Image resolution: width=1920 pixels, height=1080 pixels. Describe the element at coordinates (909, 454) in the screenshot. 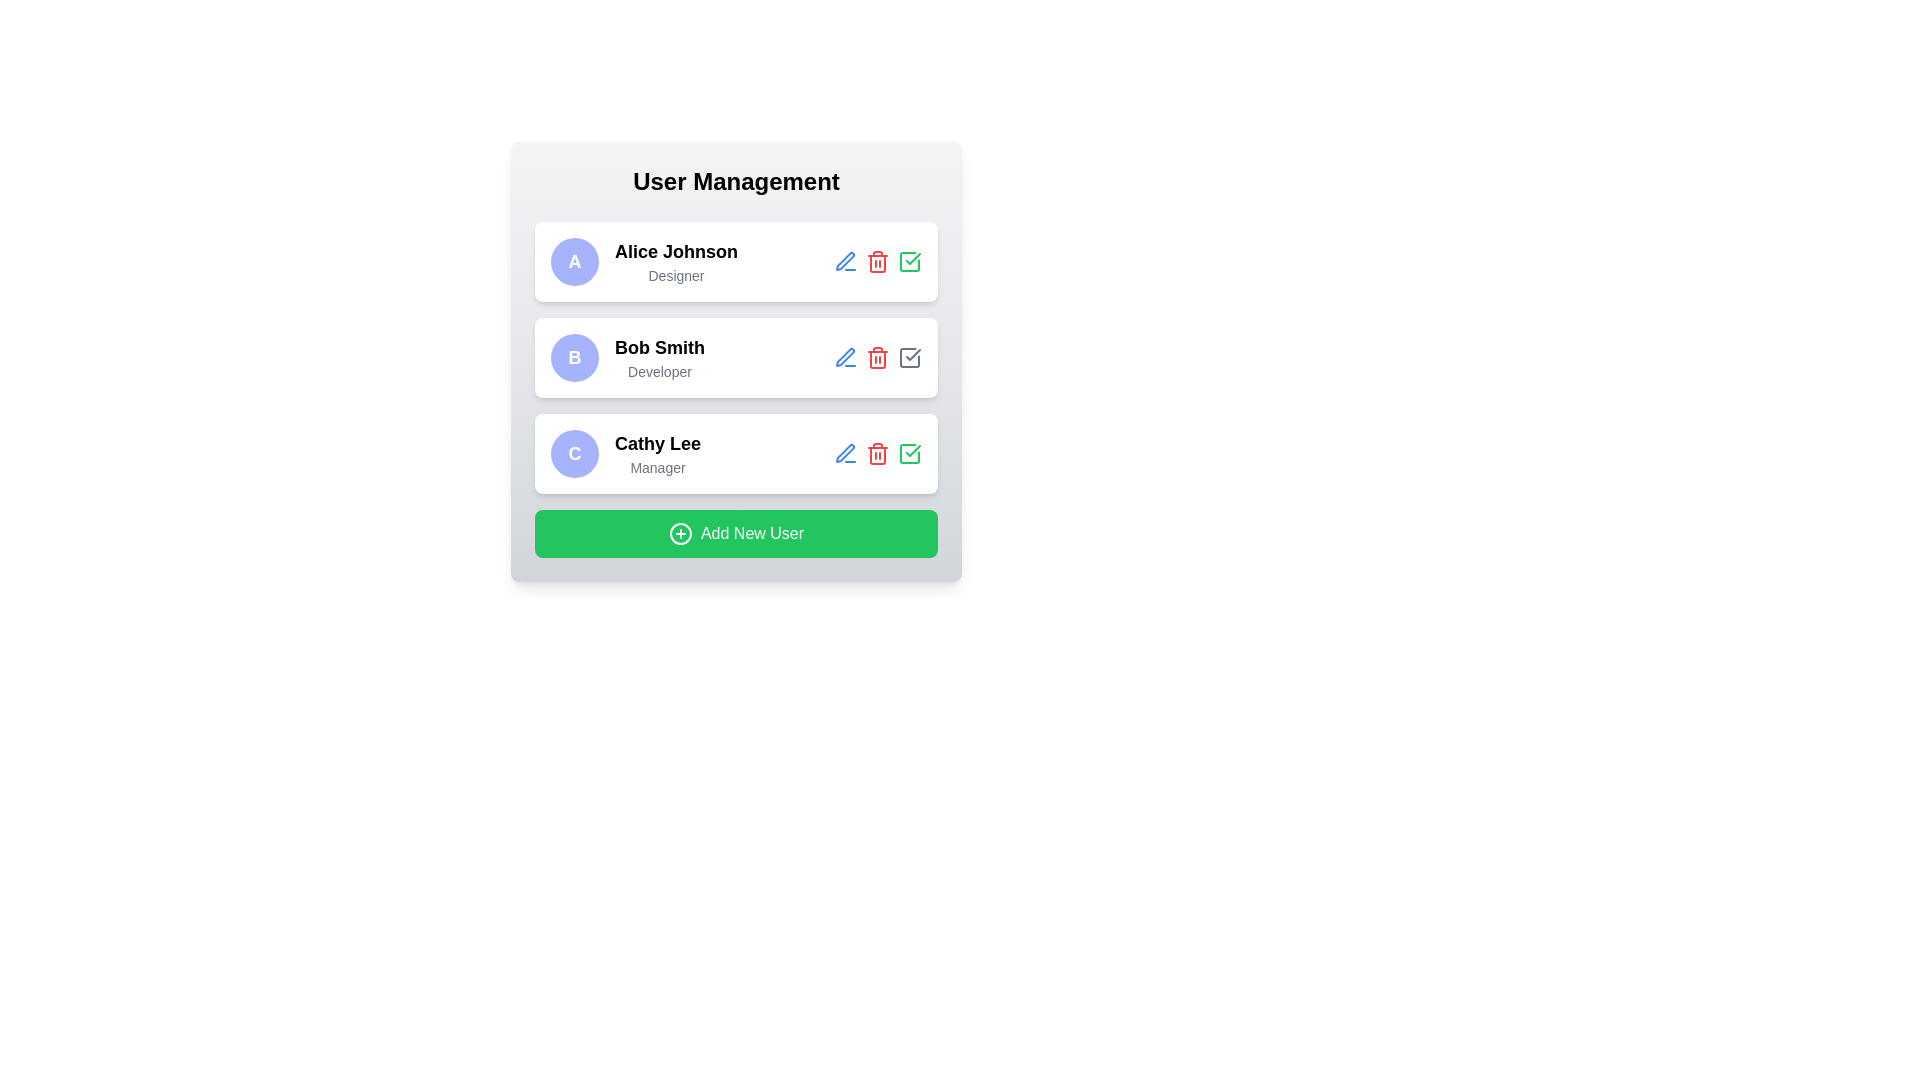

I see `the third checkmark icon next to the 'Cathy Lee' user entry` at that location.